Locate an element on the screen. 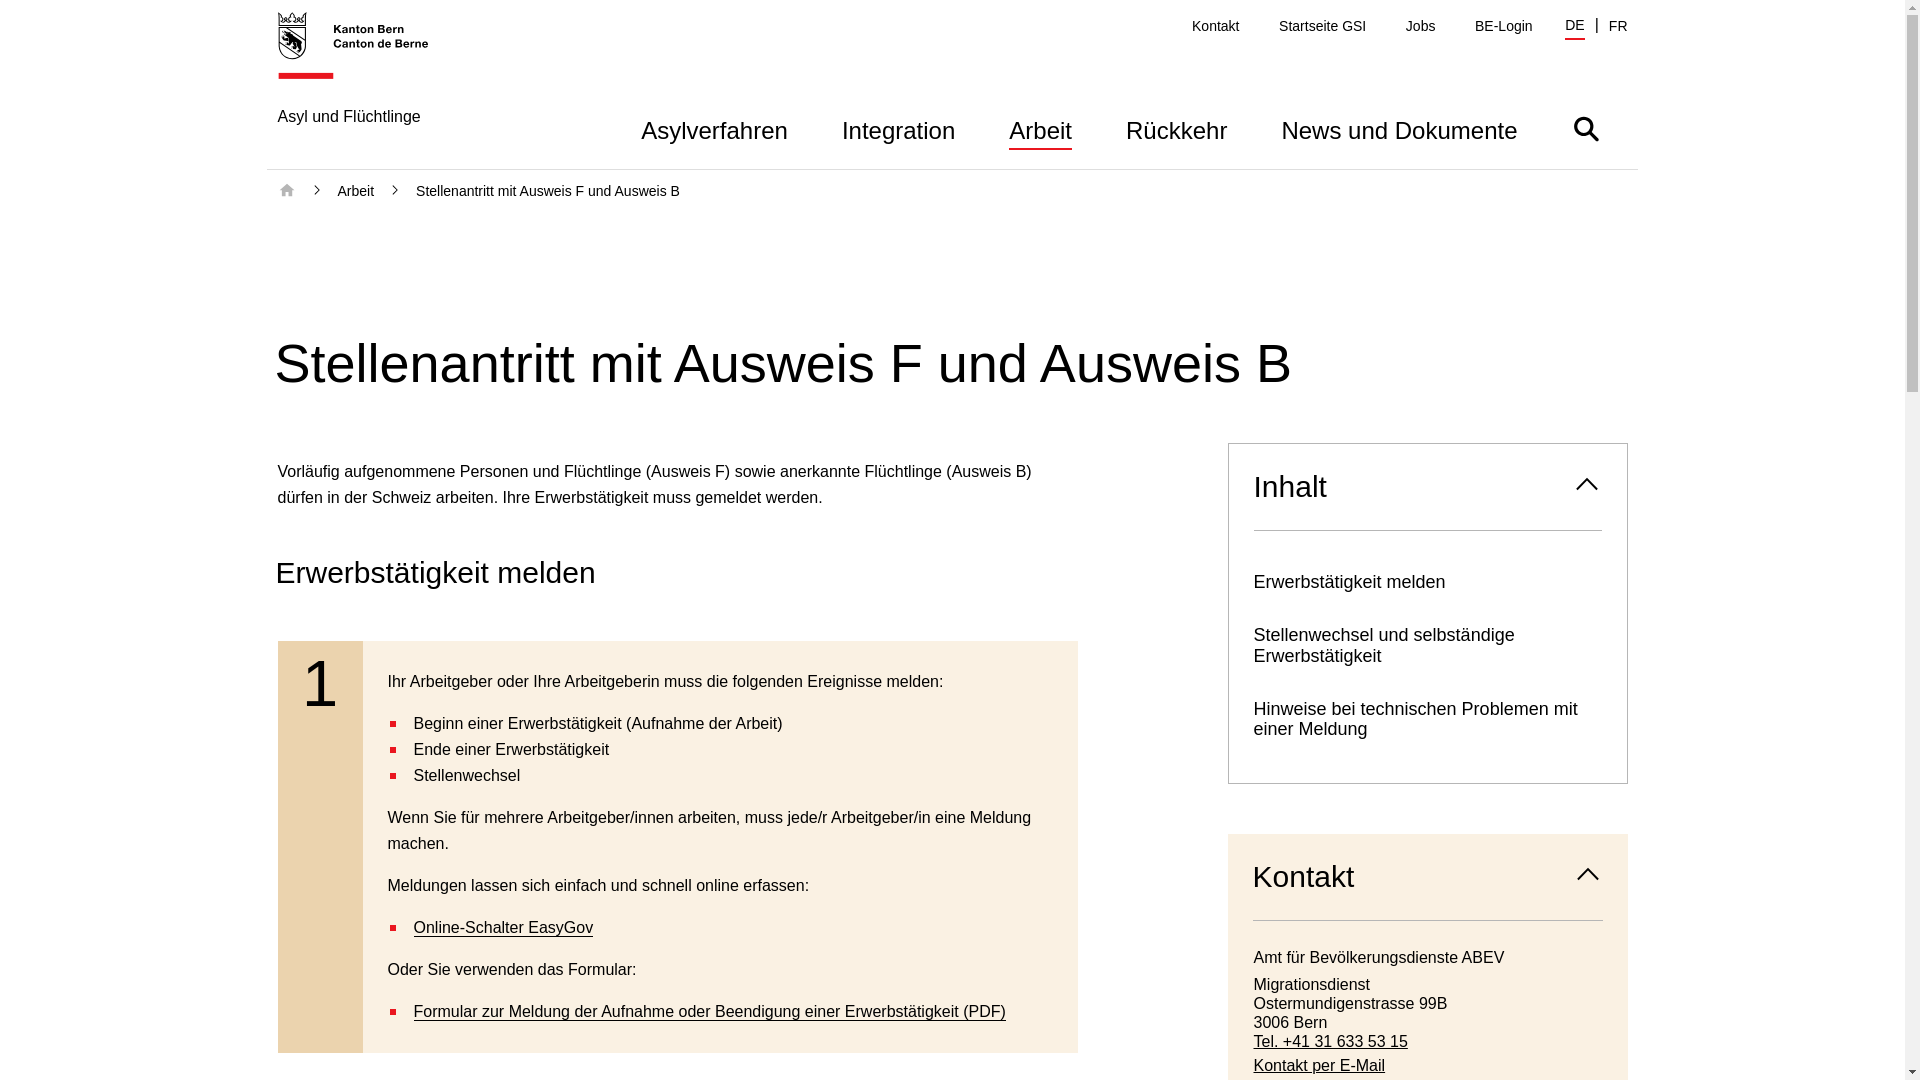  'Integration' is located at coordinates (897, 128).